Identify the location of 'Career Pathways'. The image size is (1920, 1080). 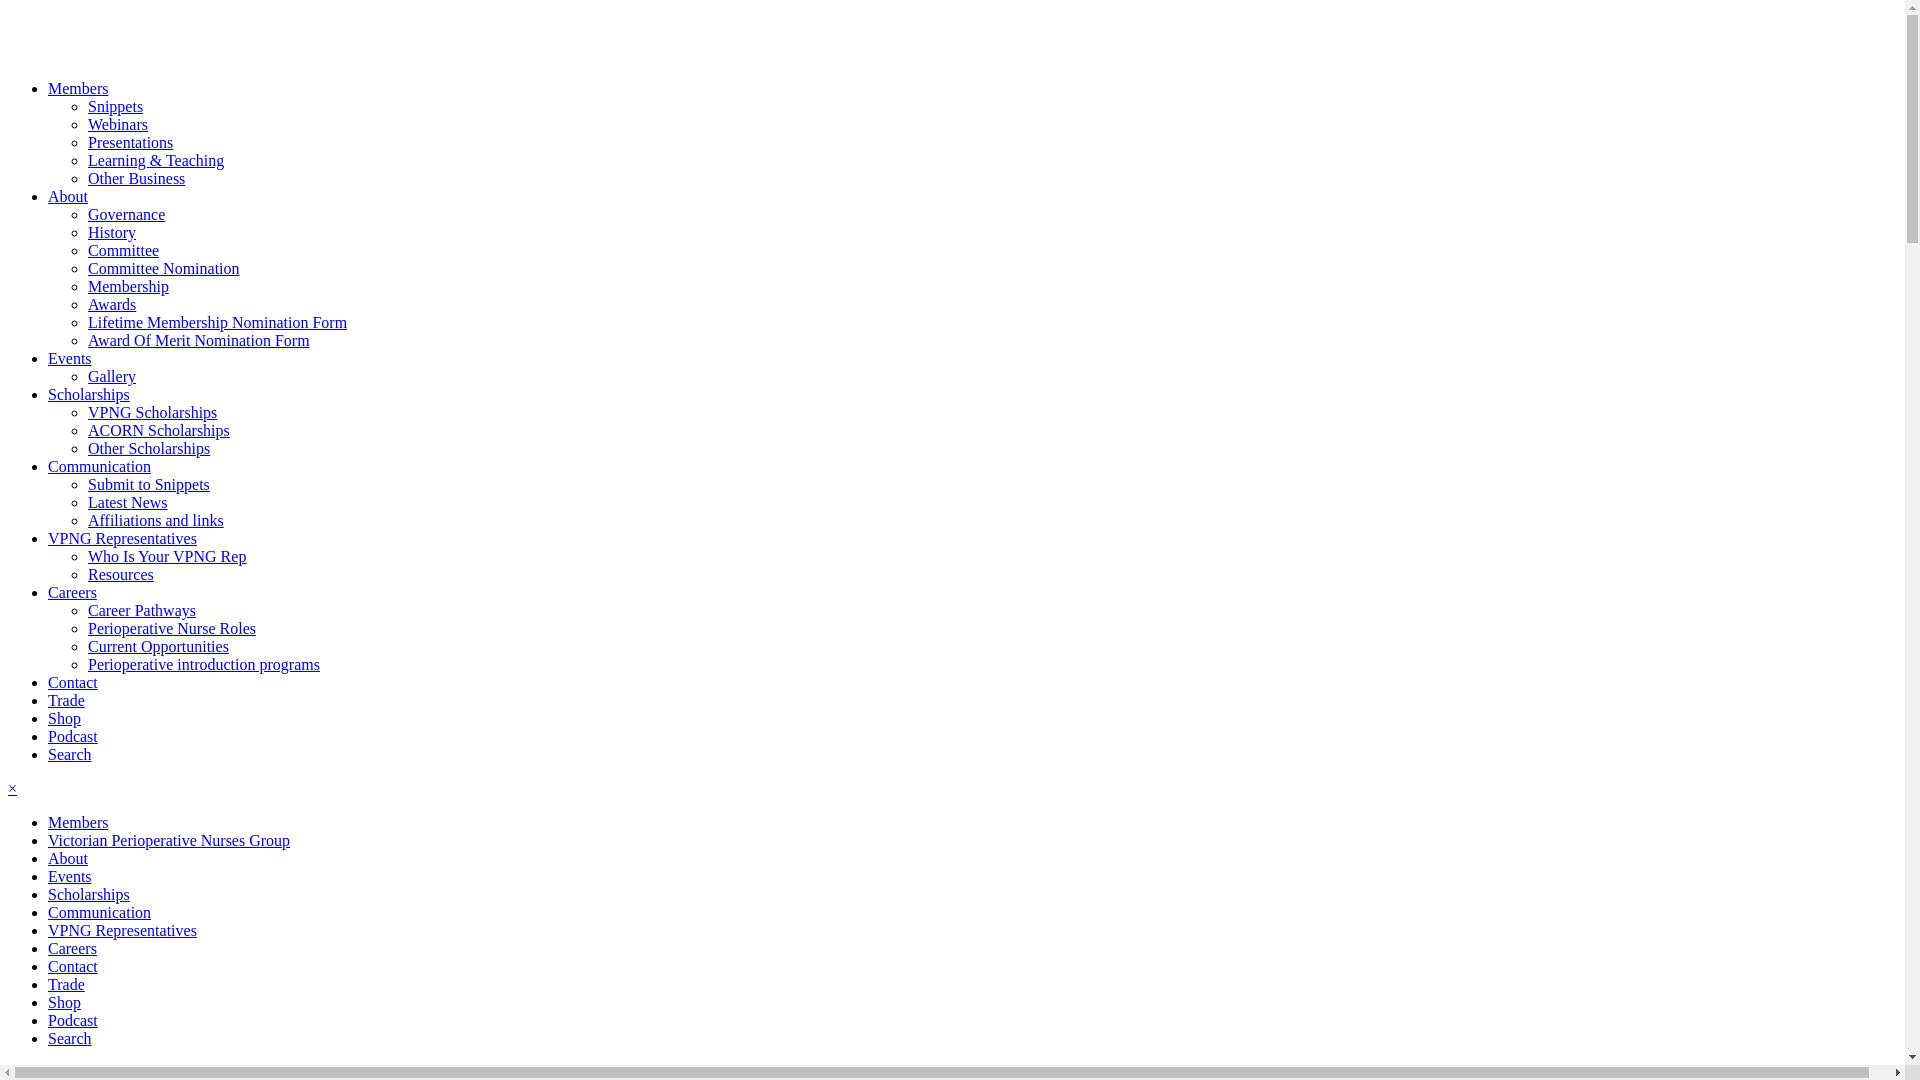
(141, 609).